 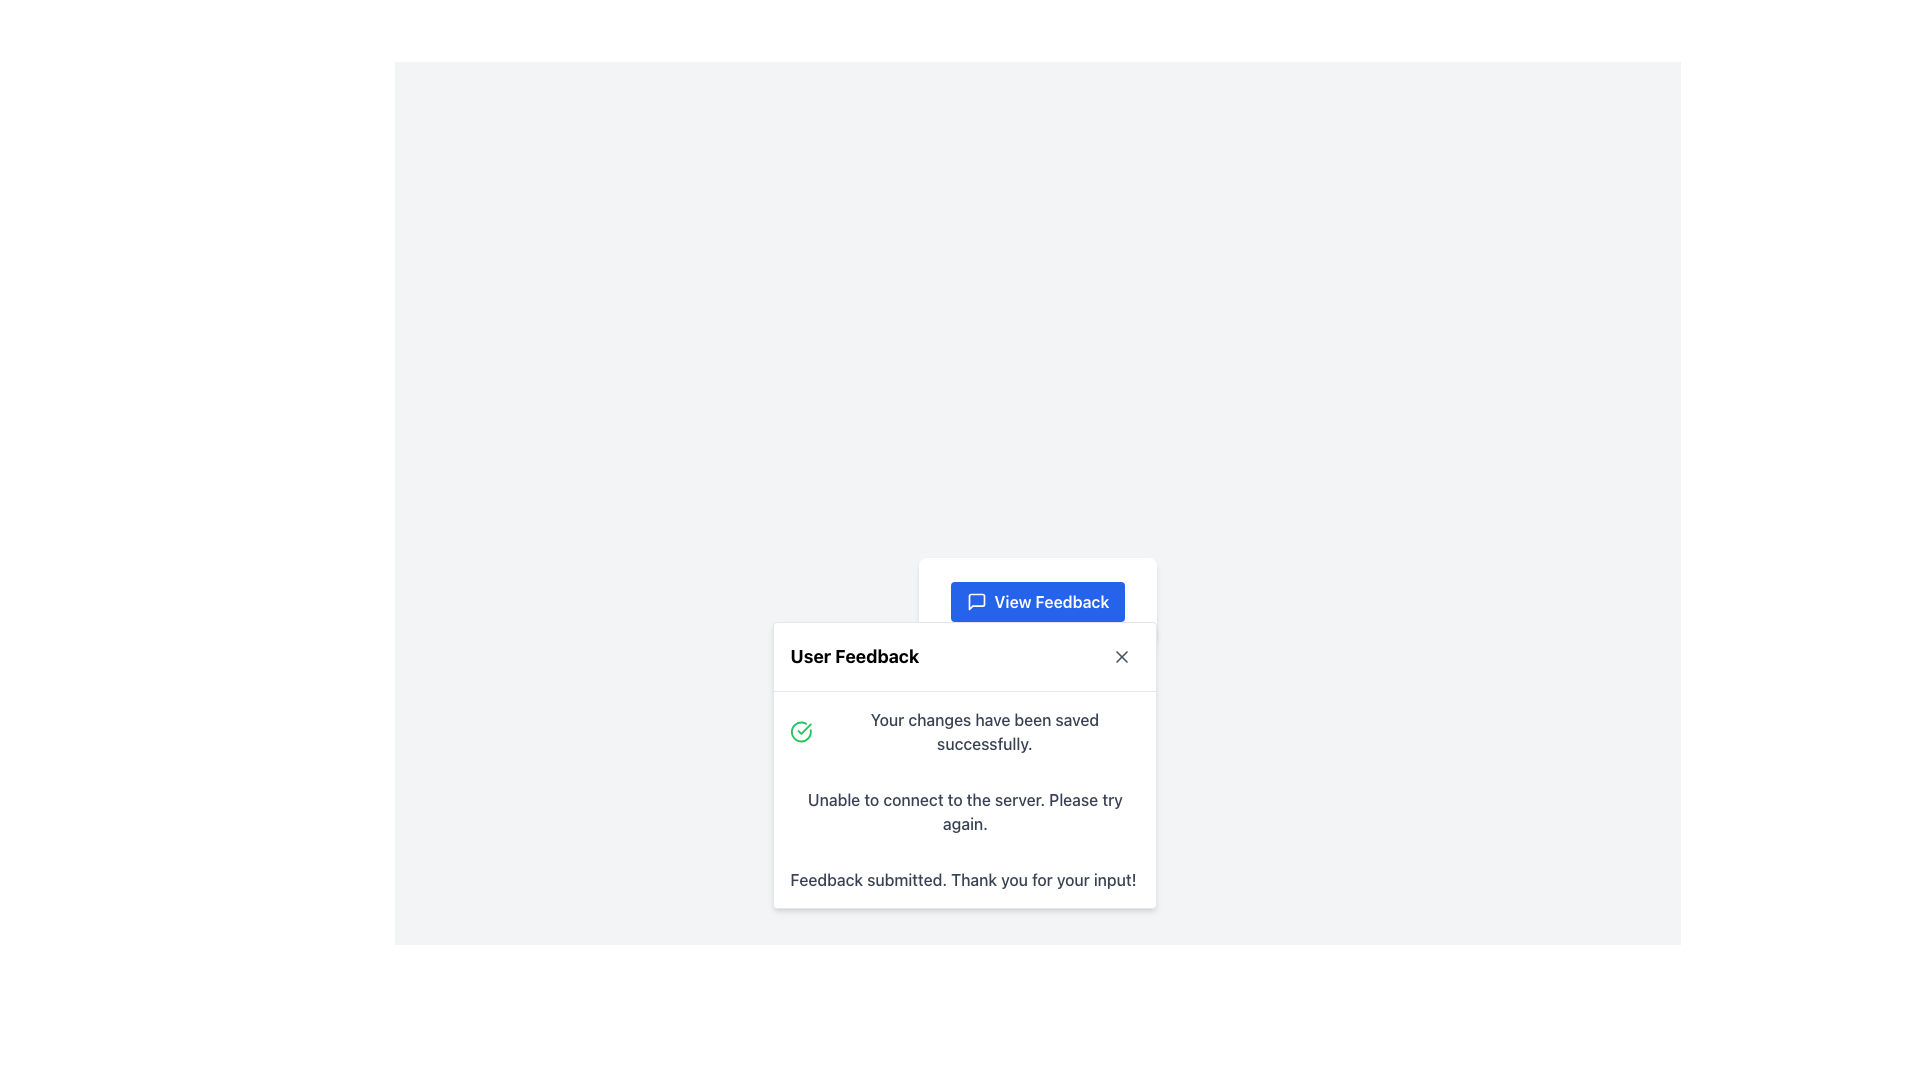 What do you see at coordinates (984, 732) in the screenshot?
I see `confirmation message displayed in the Text Label located in the 'User Feedback' dialog box, which indicates that changes have been successfully saved` at bounding box center [984, 732].